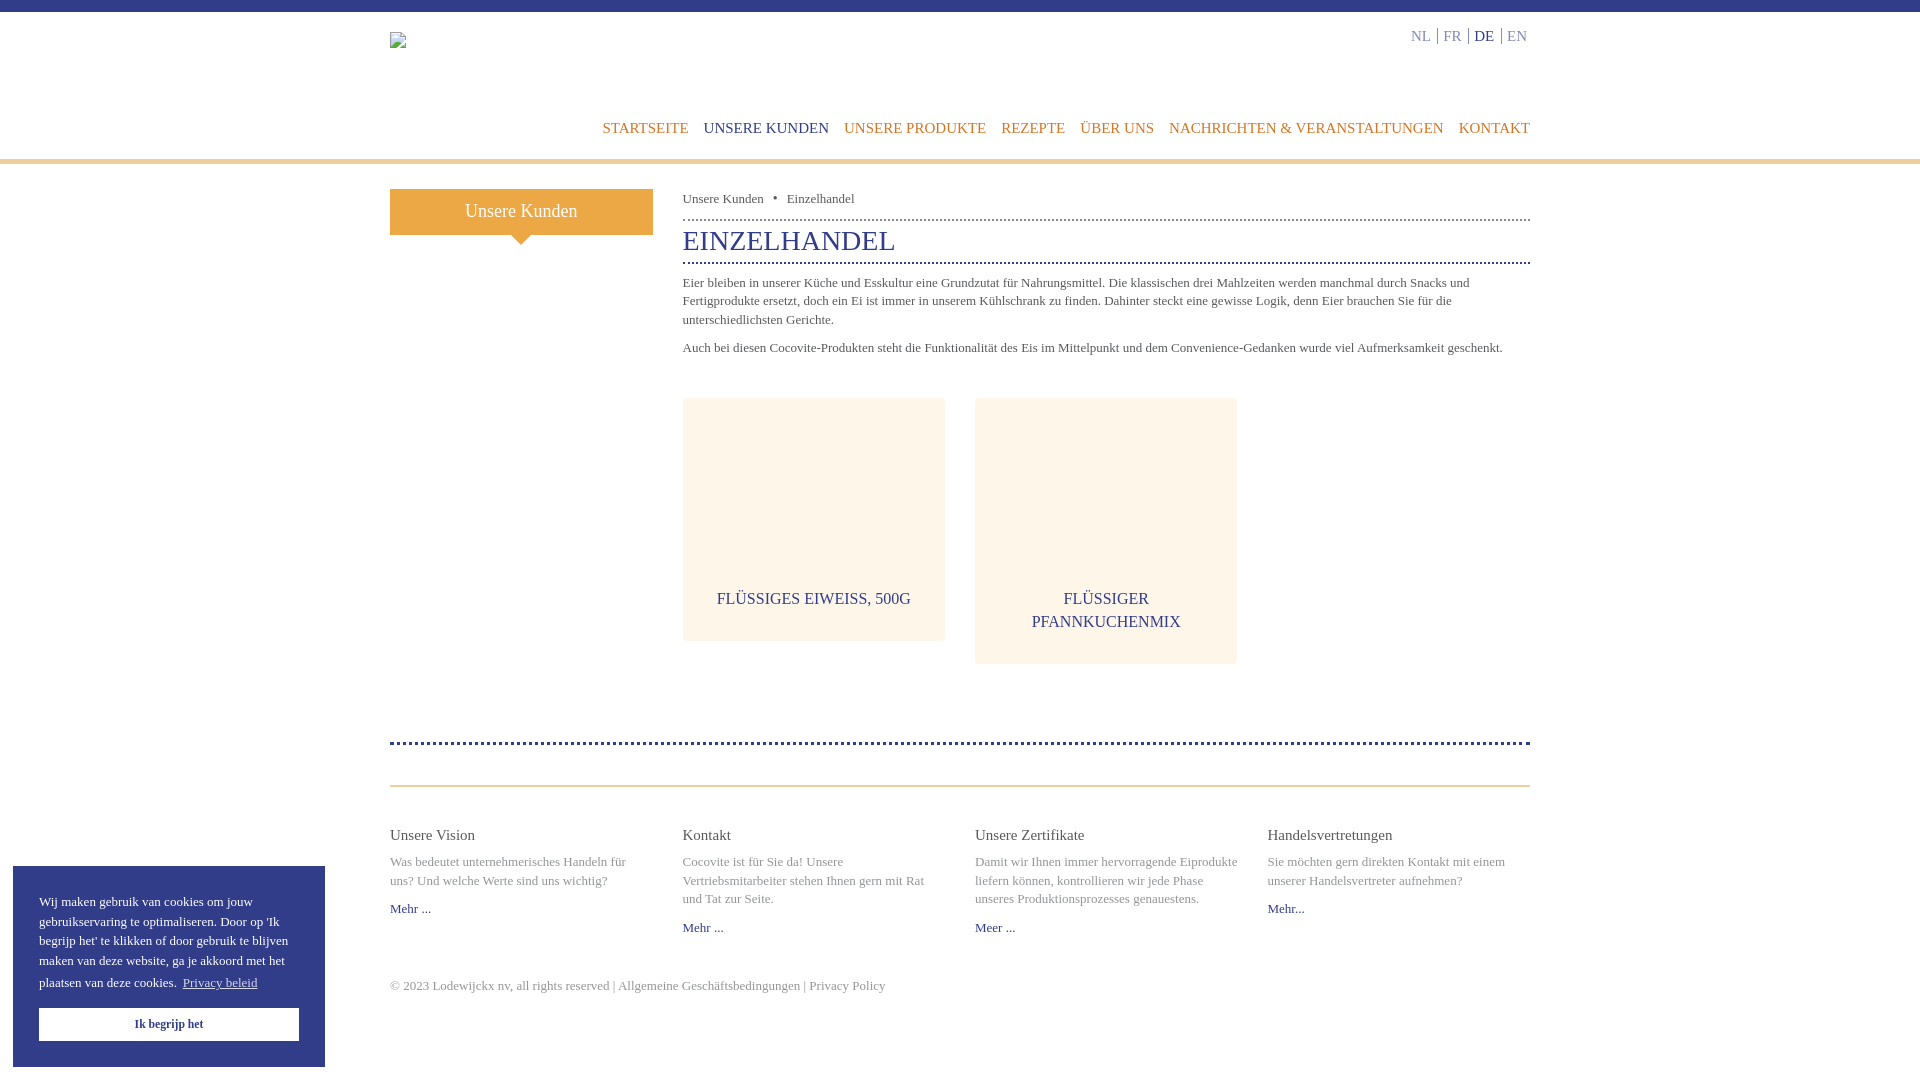  What do you see at coordinates (1516, 35) in the screenshot?
I see `'EN'` at bounding box center [1516, 35].